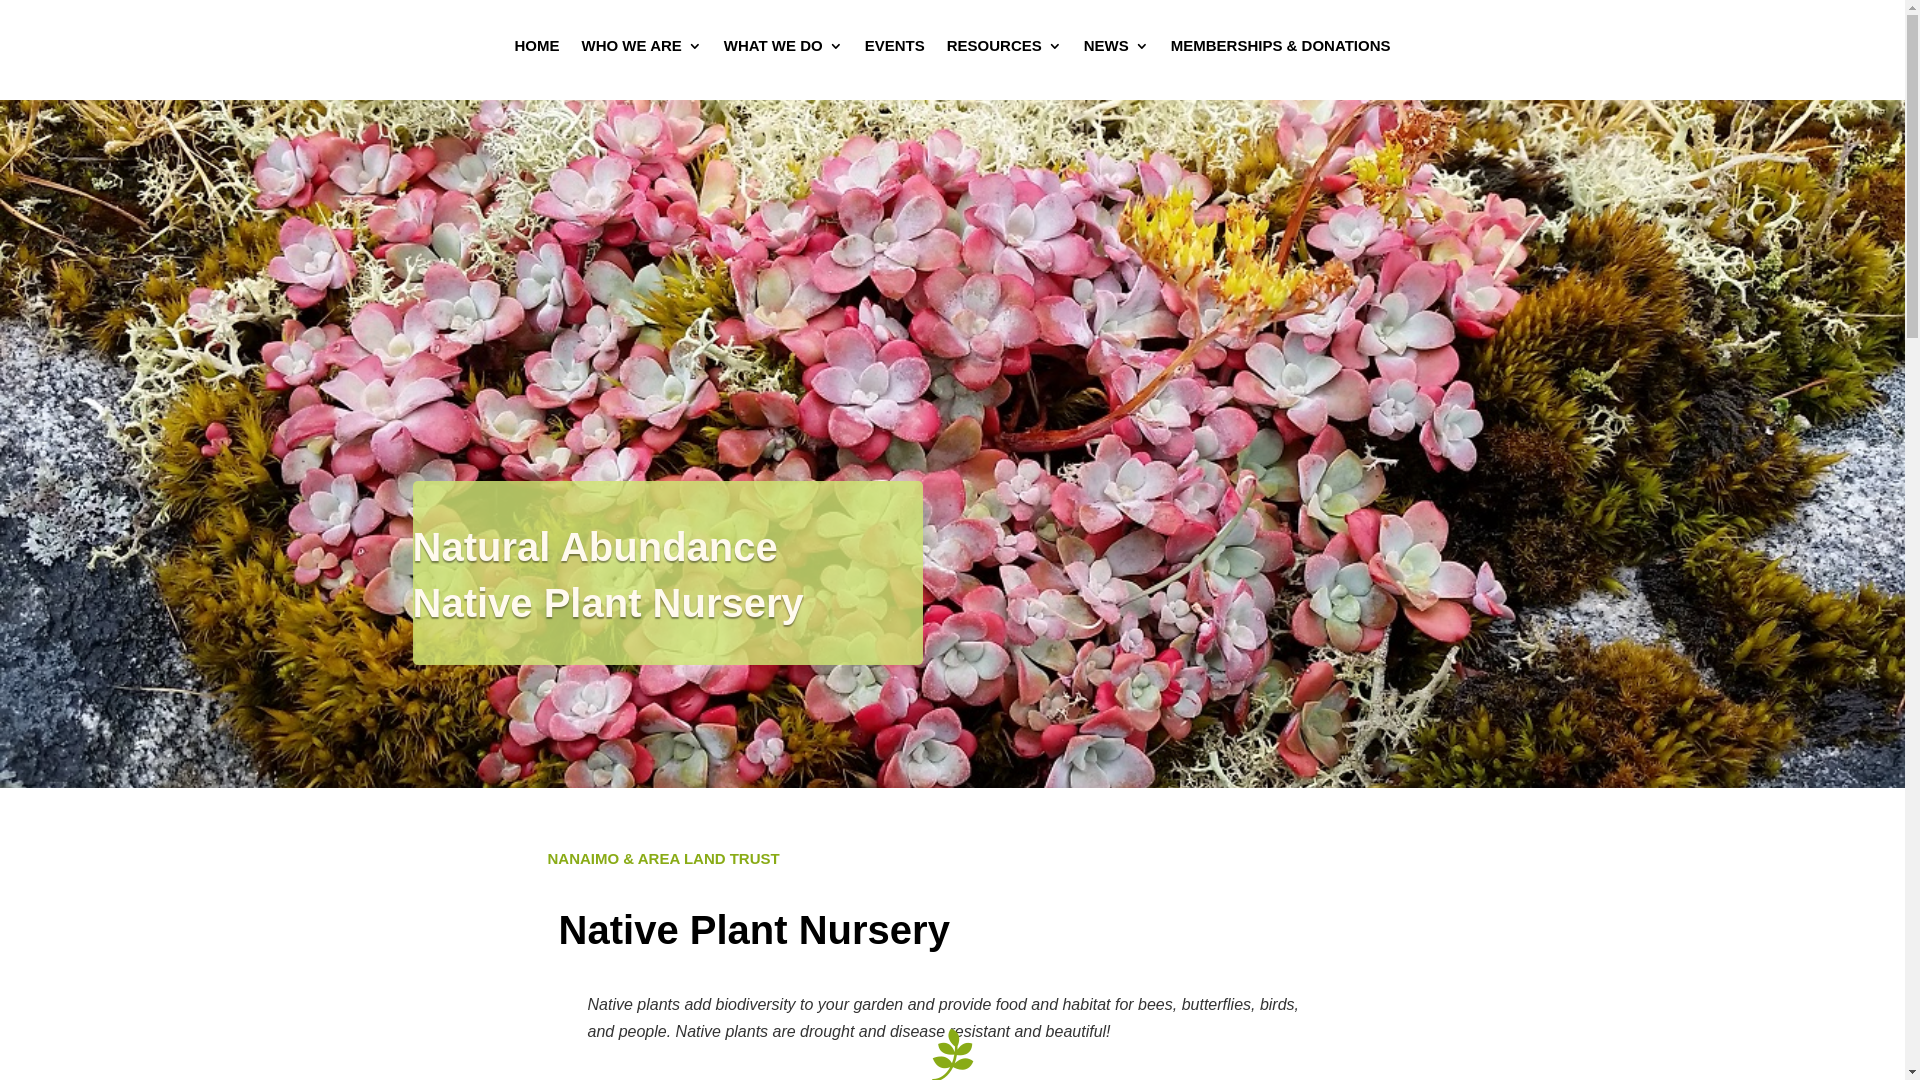 The width and height of the screenshot is (1920, 1080). Describe the element at coordinates (782, 49) in the screenshot. I see `'WHAT WE DO'` at that location.